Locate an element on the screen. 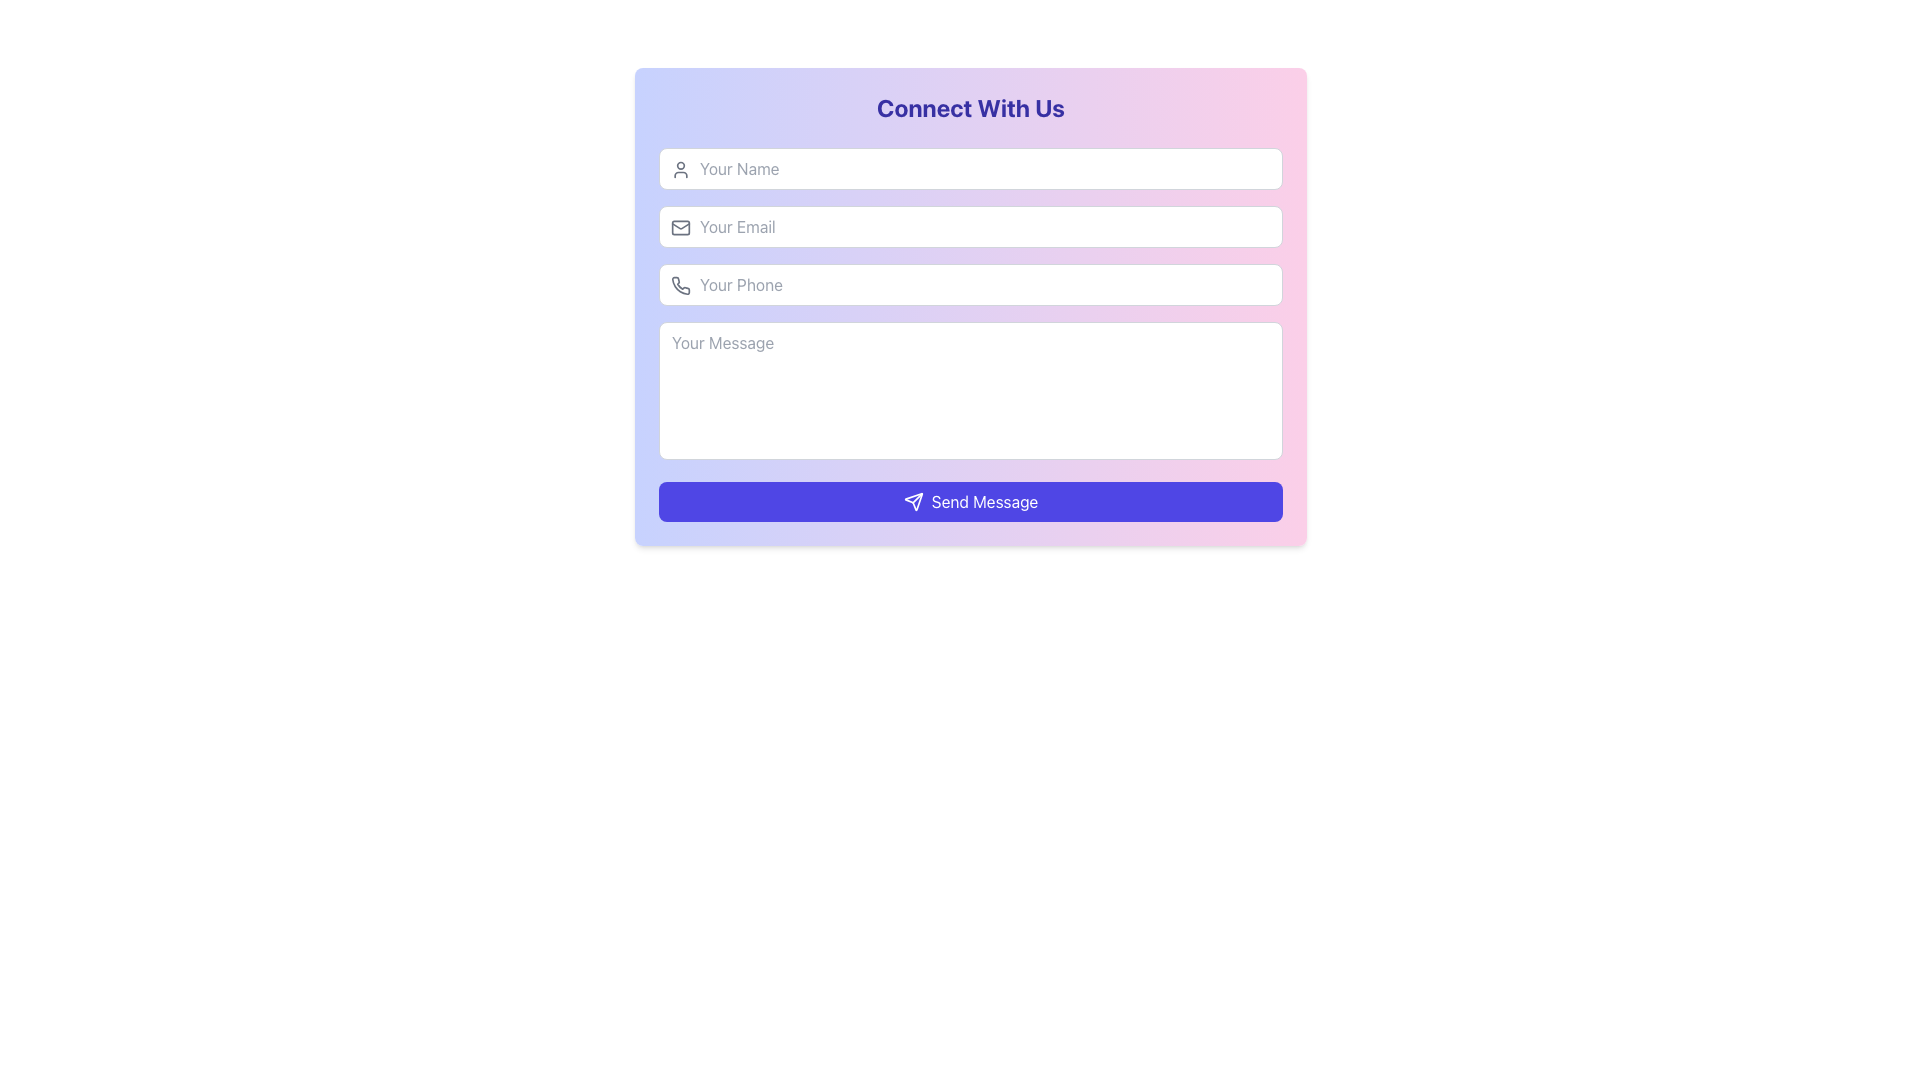 The height and width of the screenshot is (1080, 1920). the phone number input field, which is the third input in the 'Connect With Us' contact form, located below the 'Your Email' field is located at coordinates (970, 285).